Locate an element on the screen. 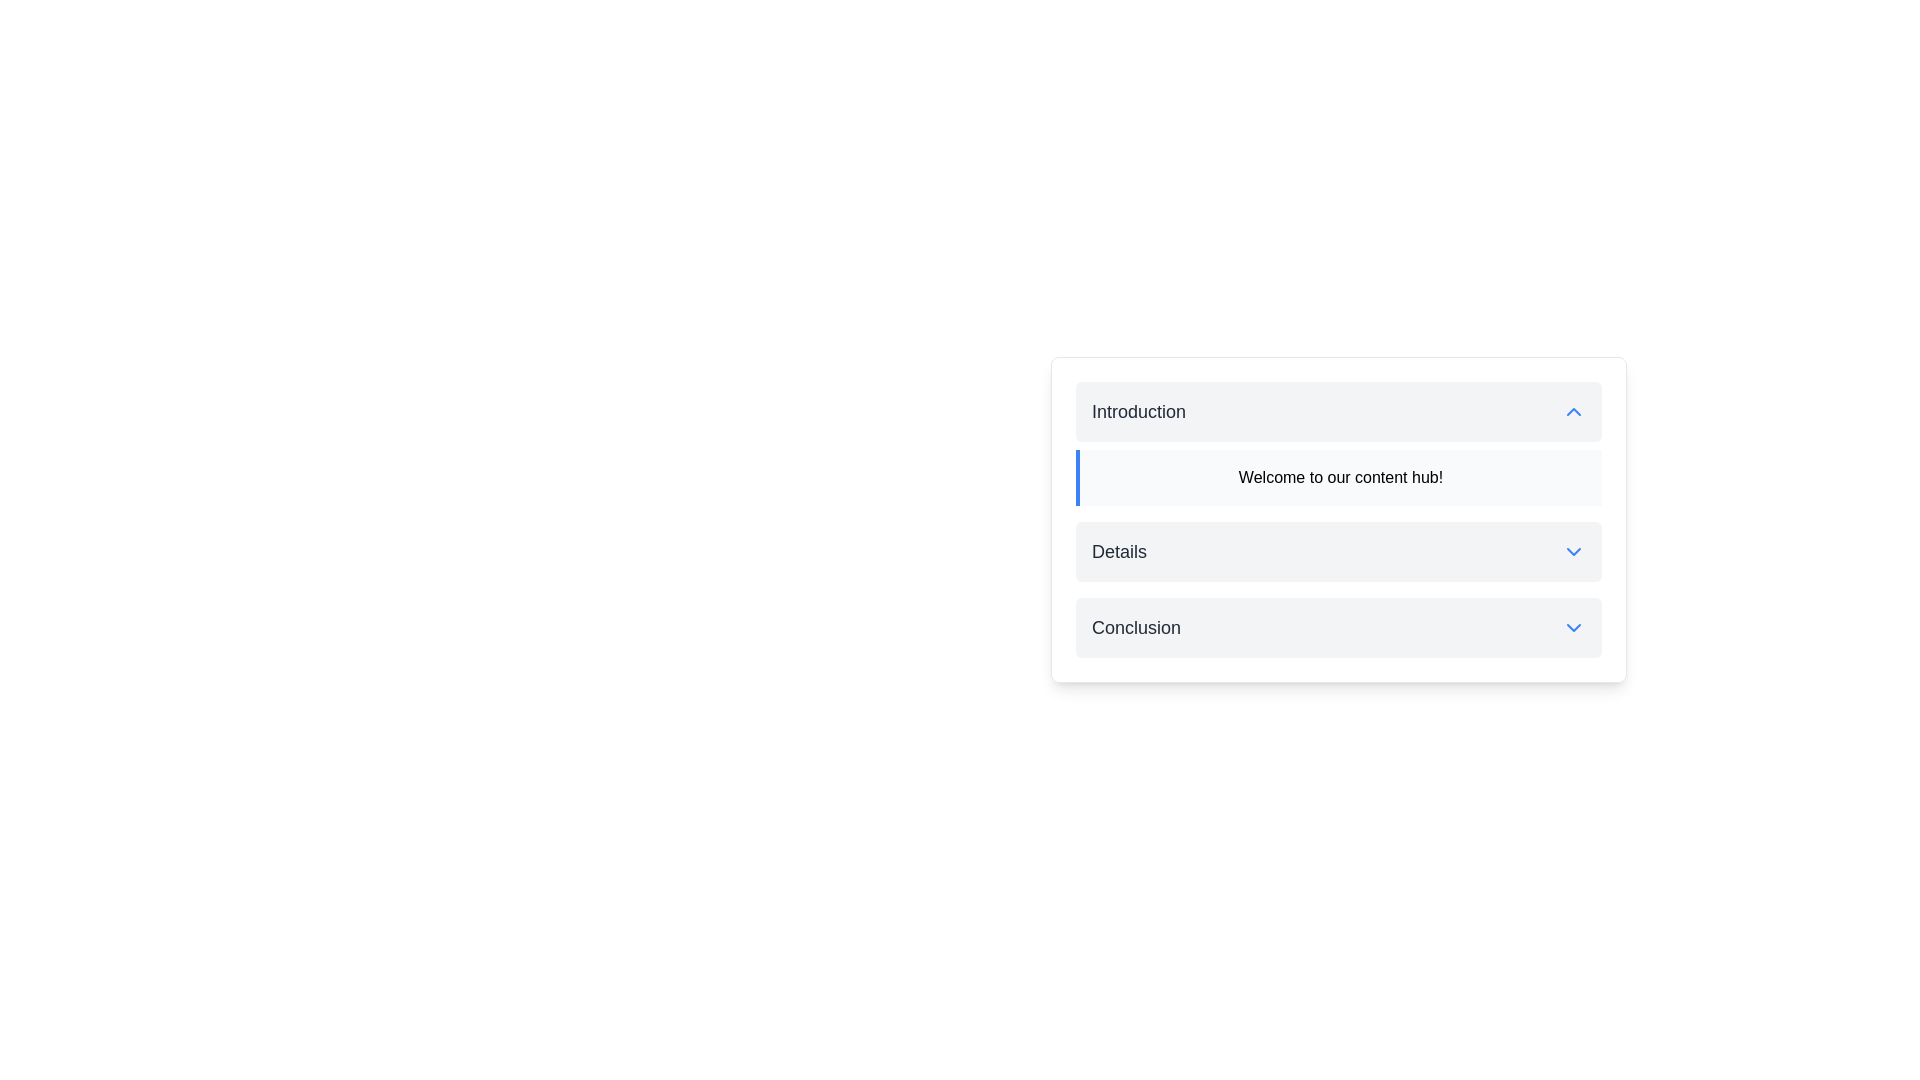  the static text element displaying 'Welcome to our content hub!' located within the light gray panel with a blue border in the introduction section of the accordion-style component is located at coordinates (1340, 478).